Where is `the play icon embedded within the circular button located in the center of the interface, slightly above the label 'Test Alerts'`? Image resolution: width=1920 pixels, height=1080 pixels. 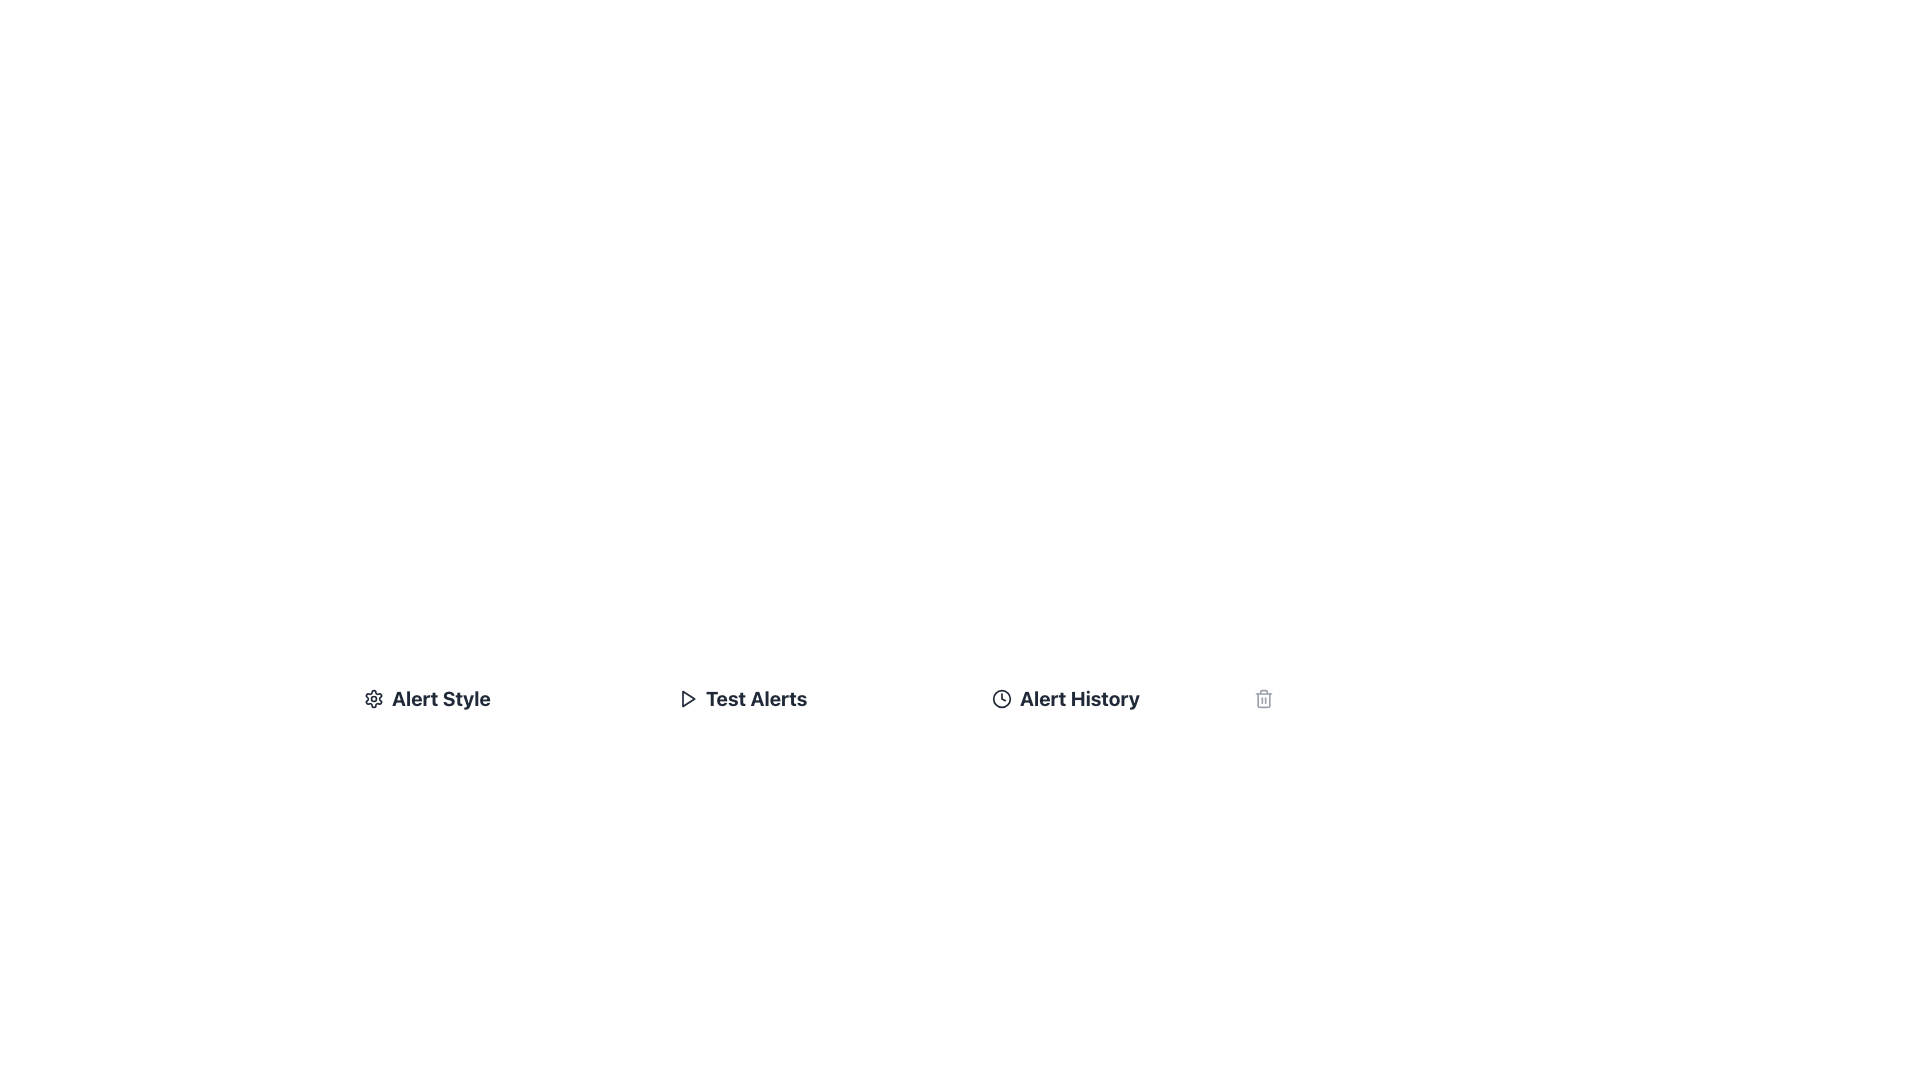 the play icon embedded within the circular button located in the center of the interface, slightly above the label 'Test Alerts' is located at coordinates (688, 697).